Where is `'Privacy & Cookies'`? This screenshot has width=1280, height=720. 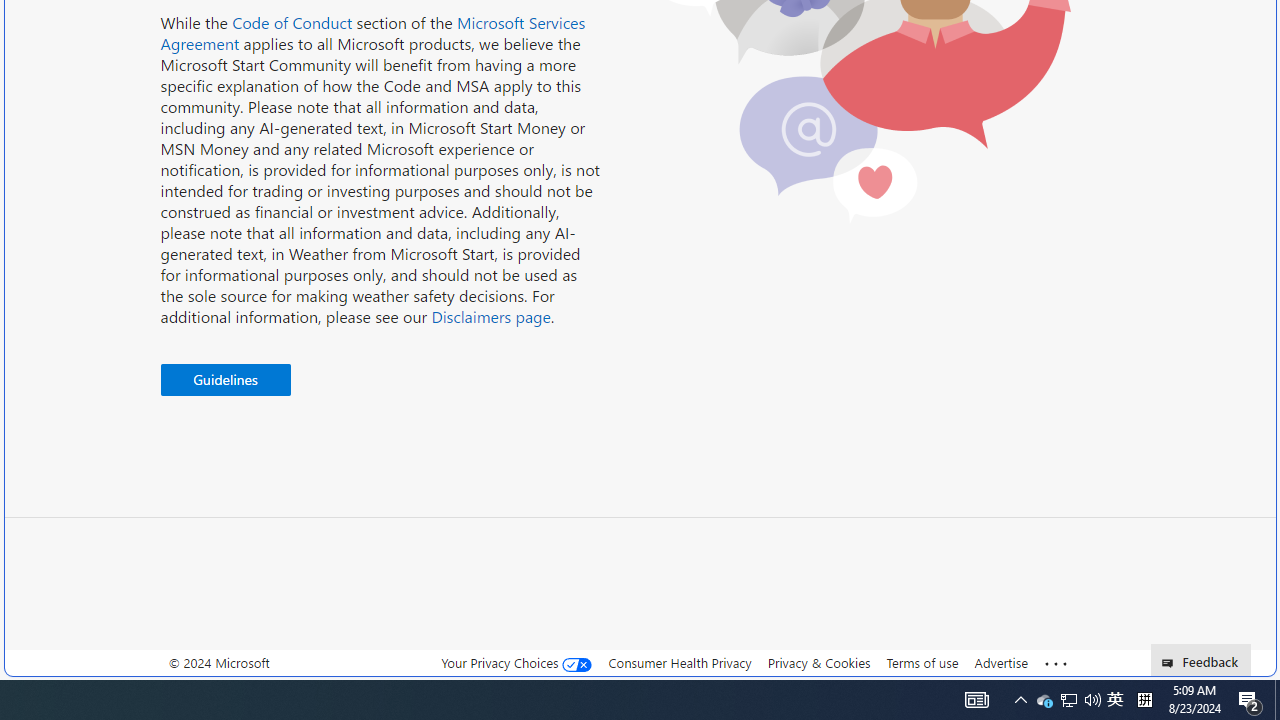
'Privacy & Cookies' is located at coordinates (818, 663).